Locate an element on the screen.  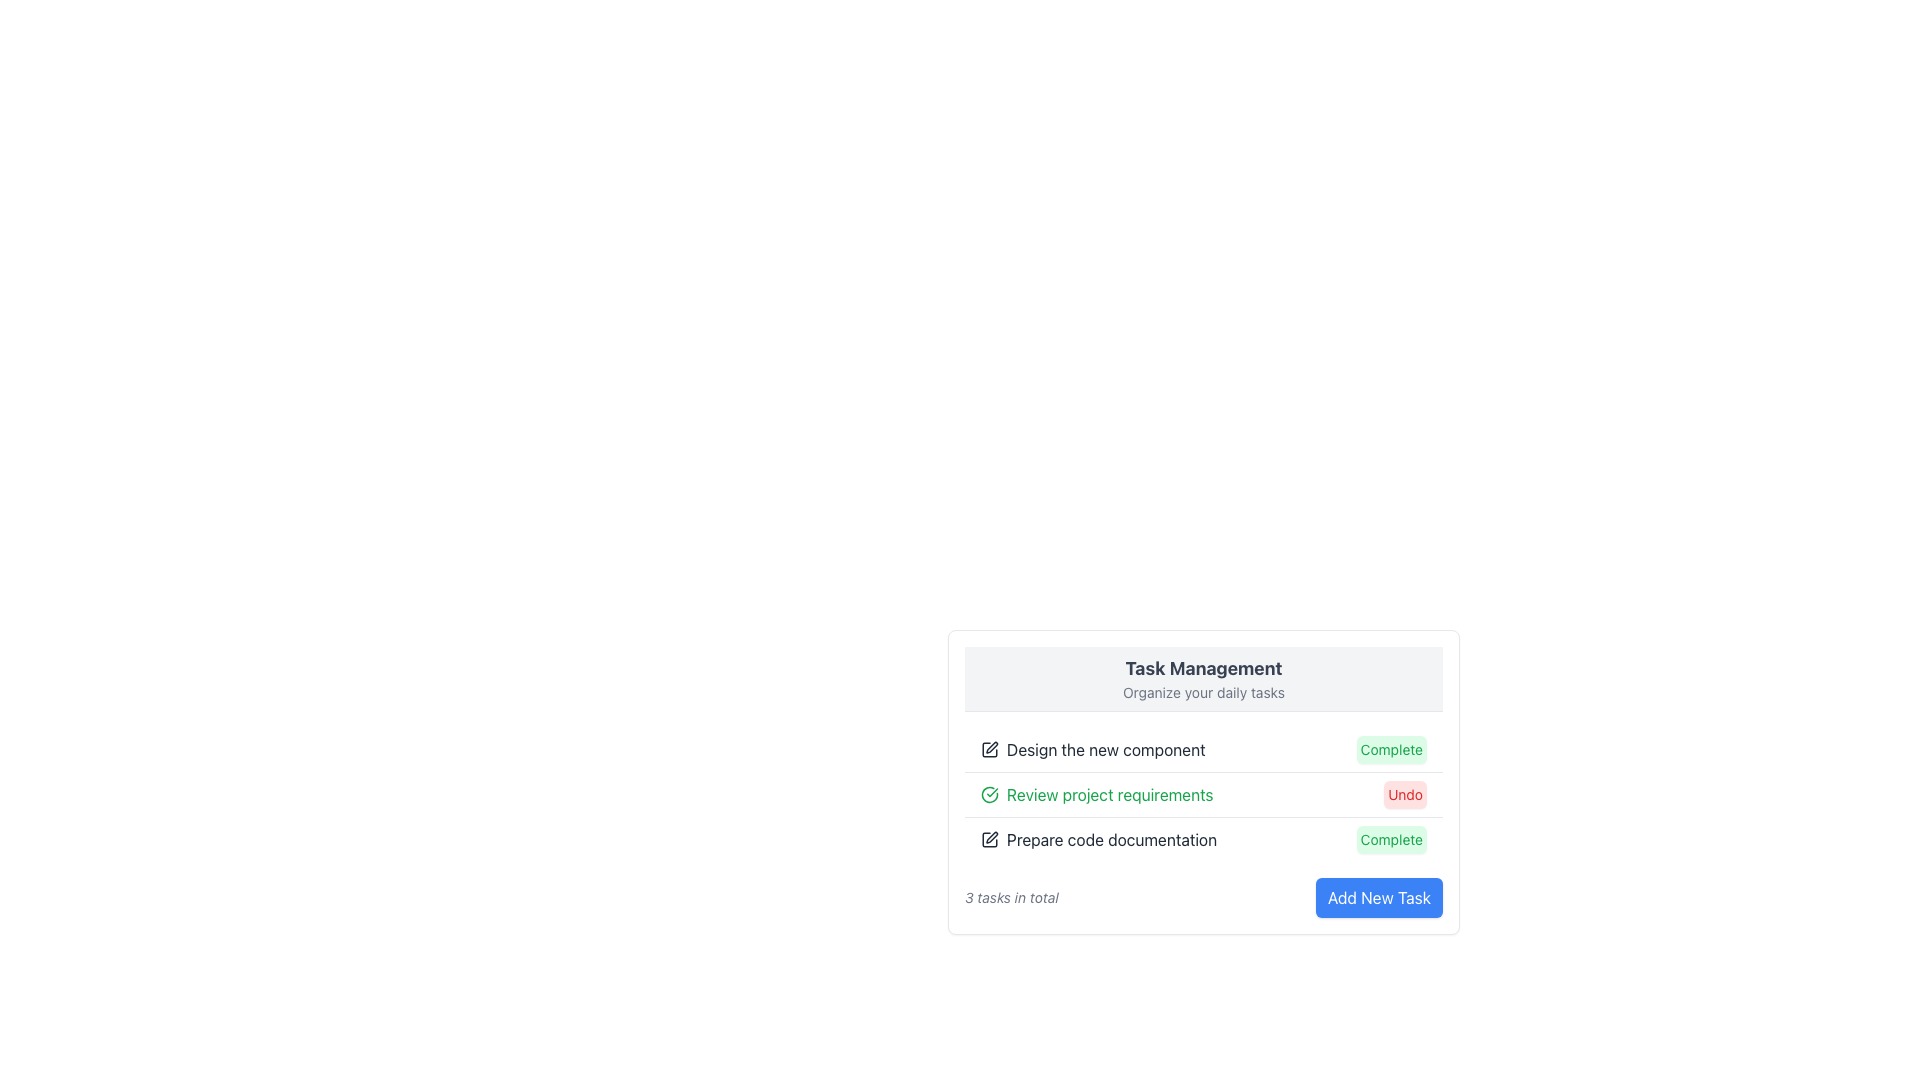
the text label with the content 'Review project requirements' which is styled in green and has a green check mark icon, located between 'Design the new component' and 'Prepare code documentation' in the task management interface is located at coordinates (1096, 793).